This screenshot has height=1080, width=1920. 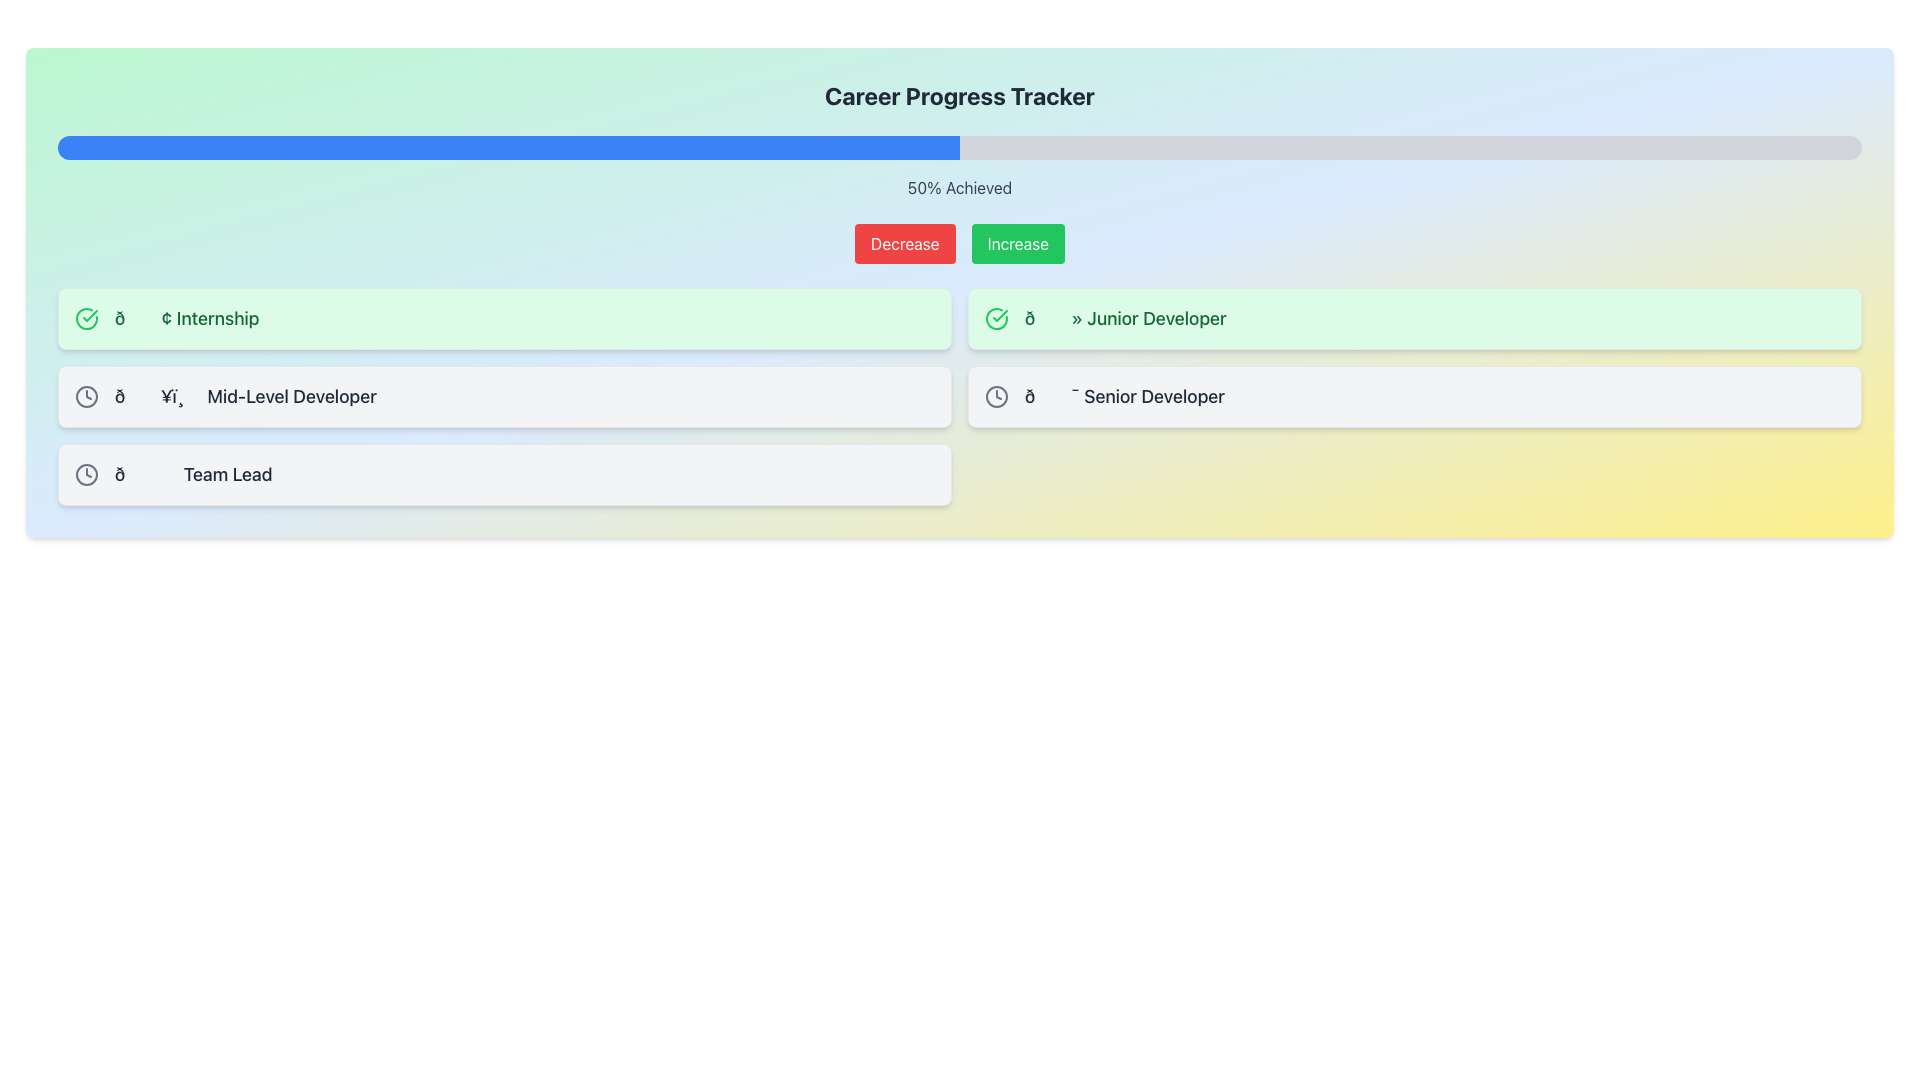 What do you see at coordinates (85, 474) in the screenshot?
I see `the small clock icon with a circular outline and clock hands, located to the left of the text 'Team Lead' in the career milestone section` at bounding box center [85, 474].